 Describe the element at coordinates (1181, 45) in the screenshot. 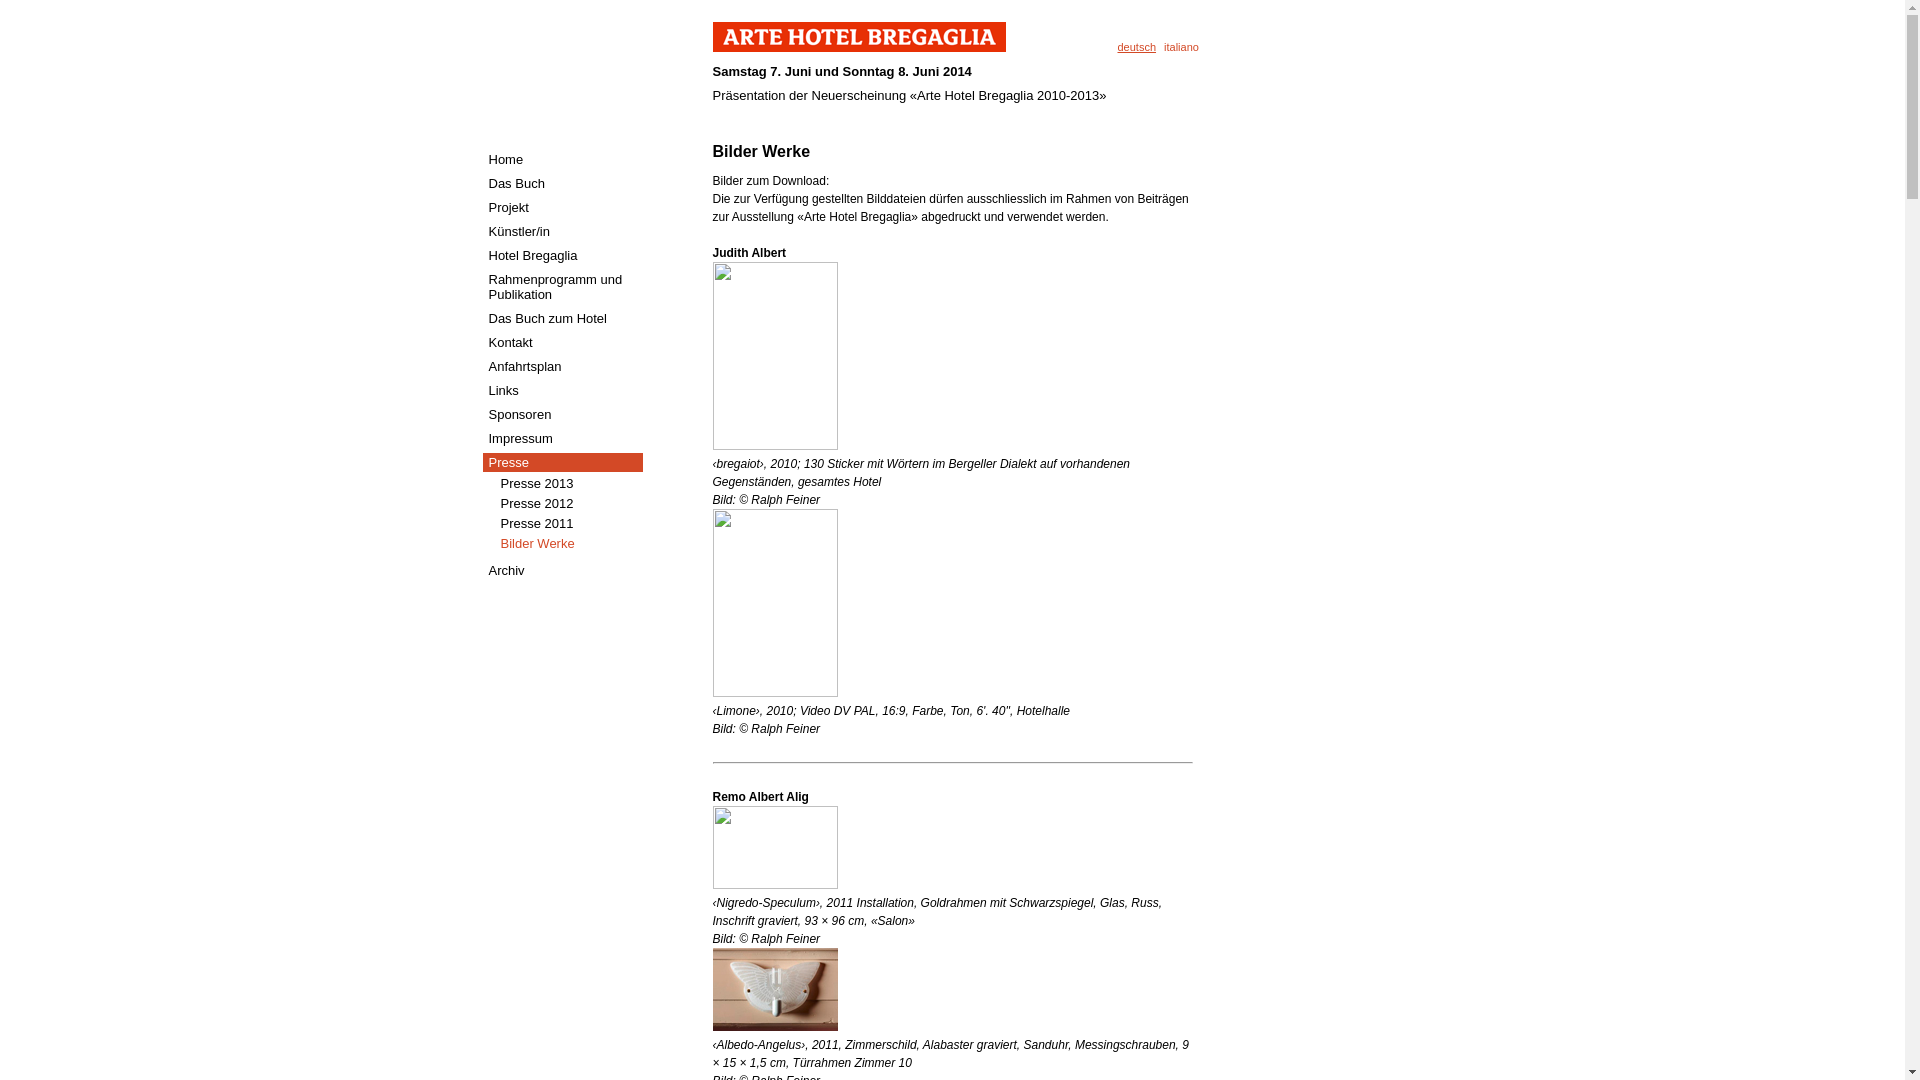

I see `'italiano'` at that location.